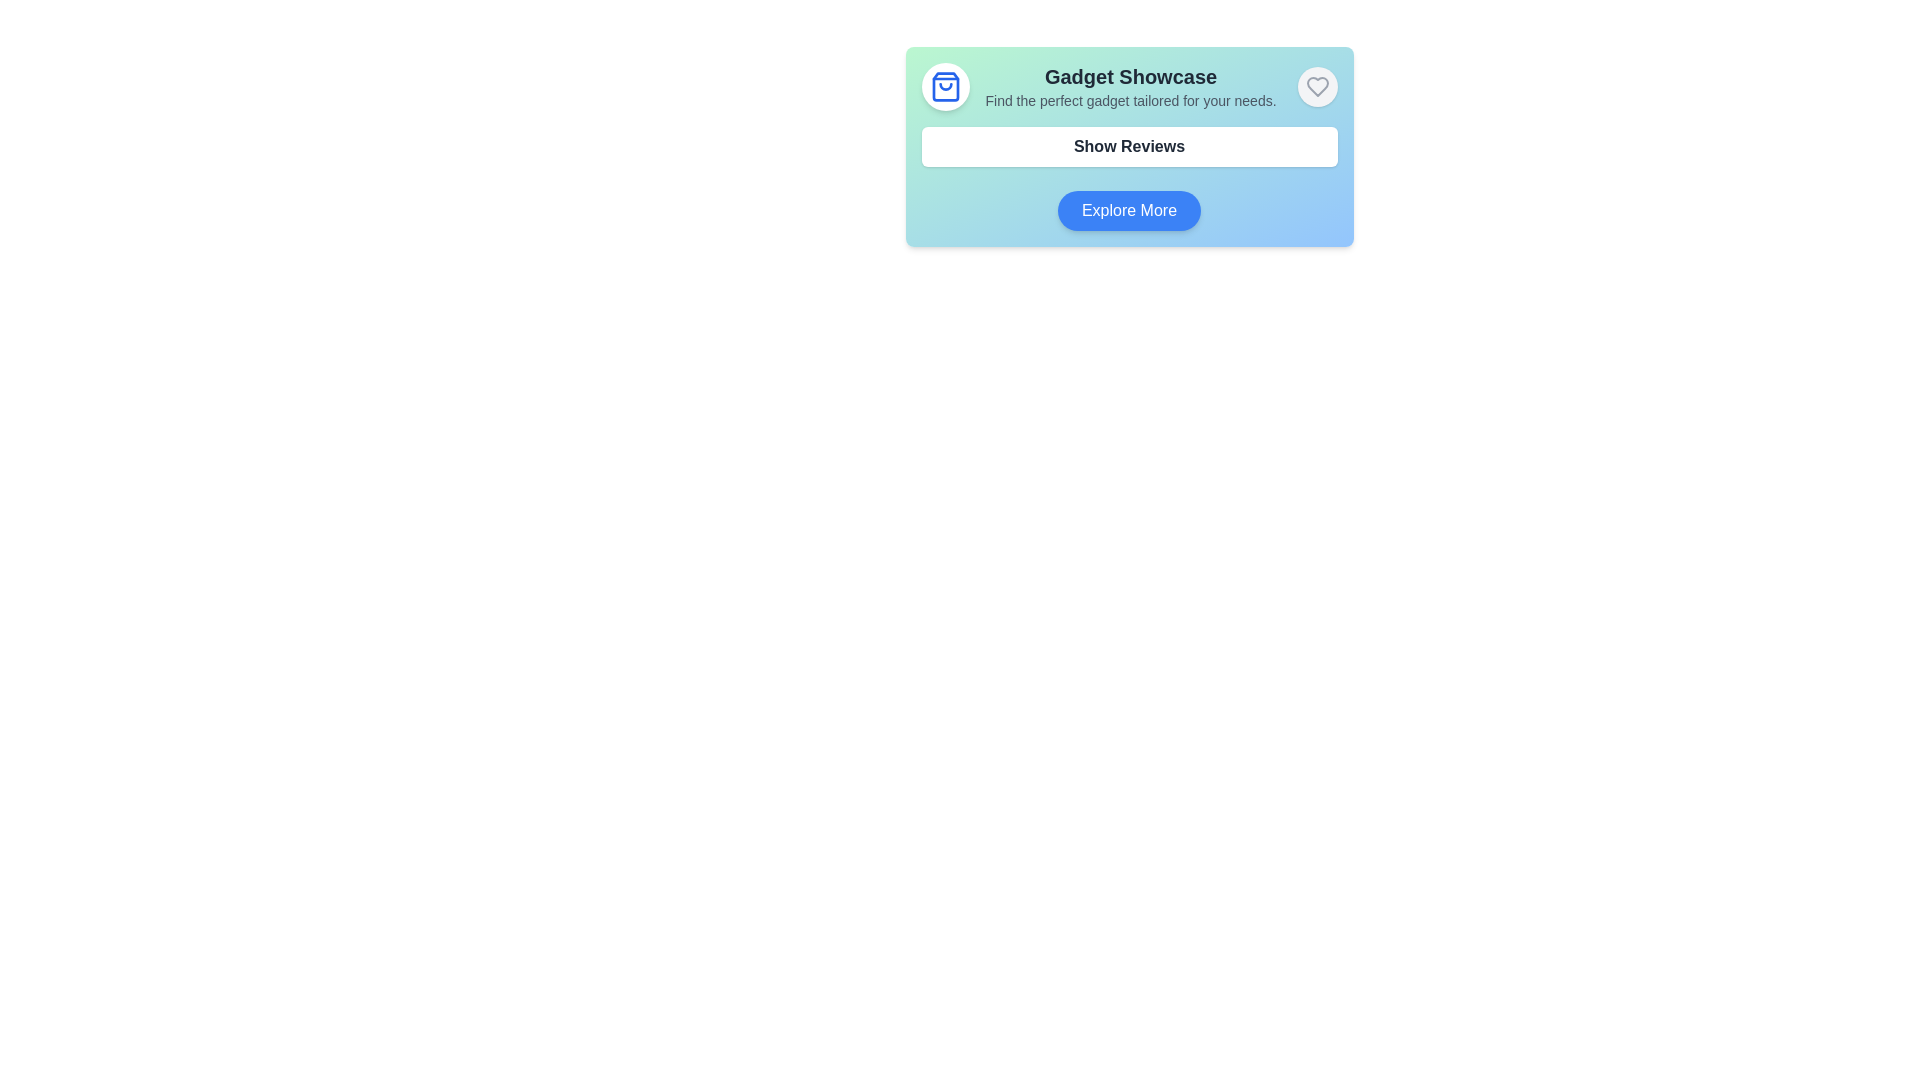  I want to click on the text display component titled 'Gadget Showcase' which includes a subtitle 'Find the perfect gadget tailored for your needs.', so click(1131, 86).